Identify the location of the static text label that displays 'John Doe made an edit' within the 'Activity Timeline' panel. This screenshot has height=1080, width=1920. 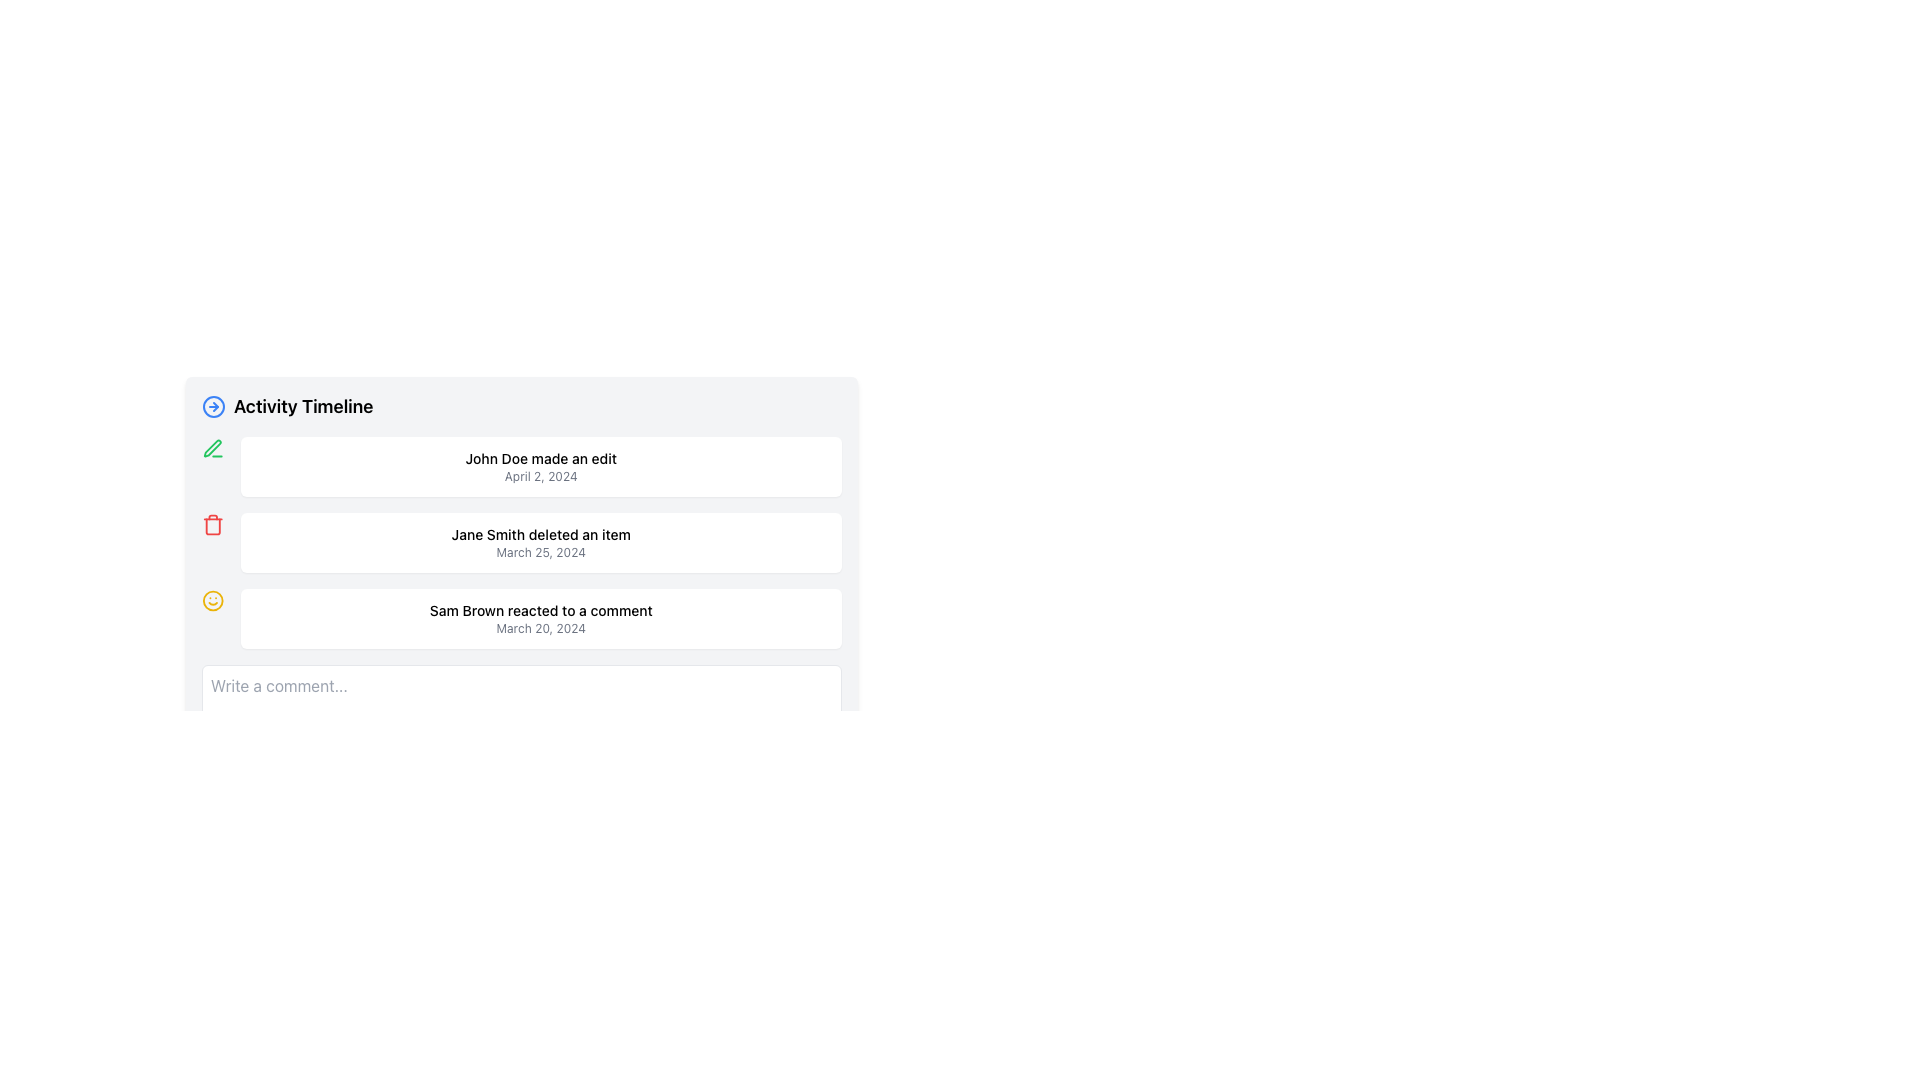
(541, 459).